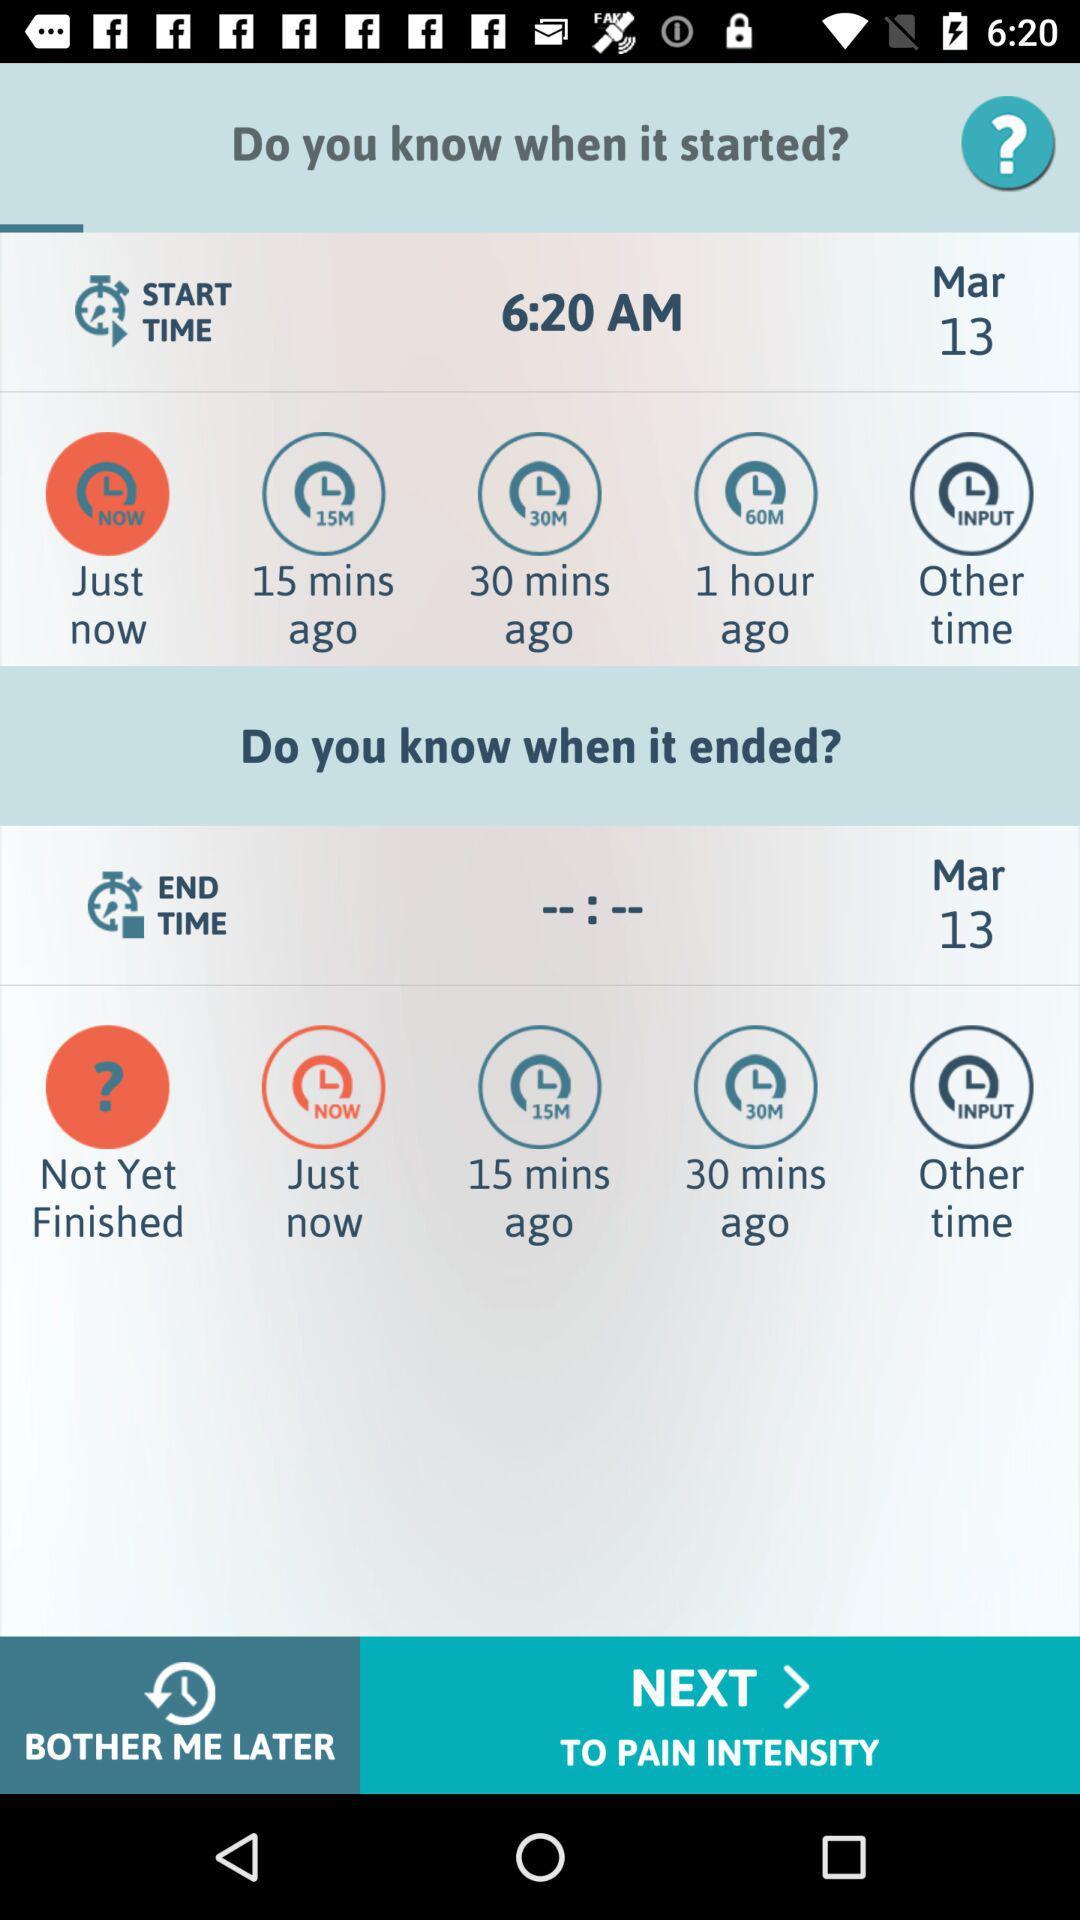 The width and height of the screenshot is (1080, 1920). I want to click on item next to do you know app, so click(1015, 142).